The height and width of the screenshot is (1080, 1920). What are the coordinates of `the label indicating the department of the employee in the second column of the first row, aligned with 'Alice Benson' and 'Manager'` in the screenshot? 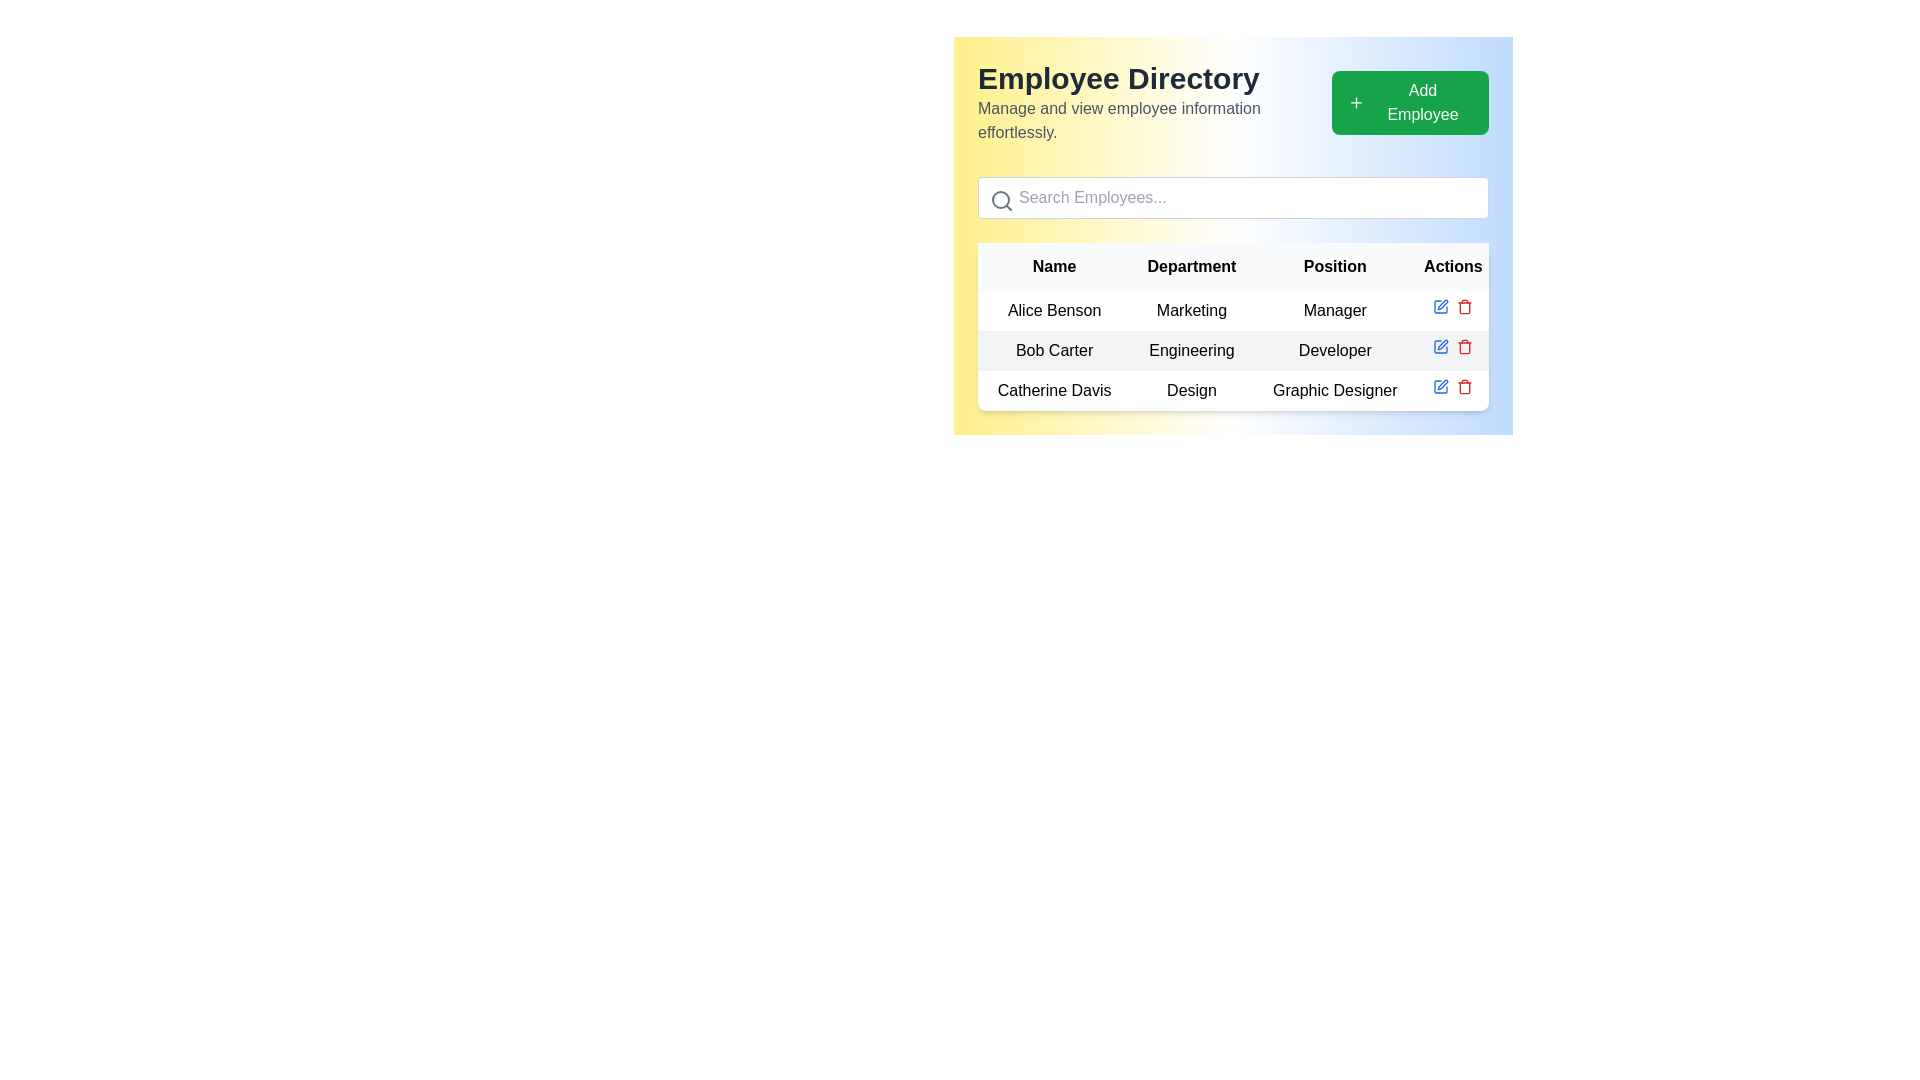 It's located at (1191, 311).